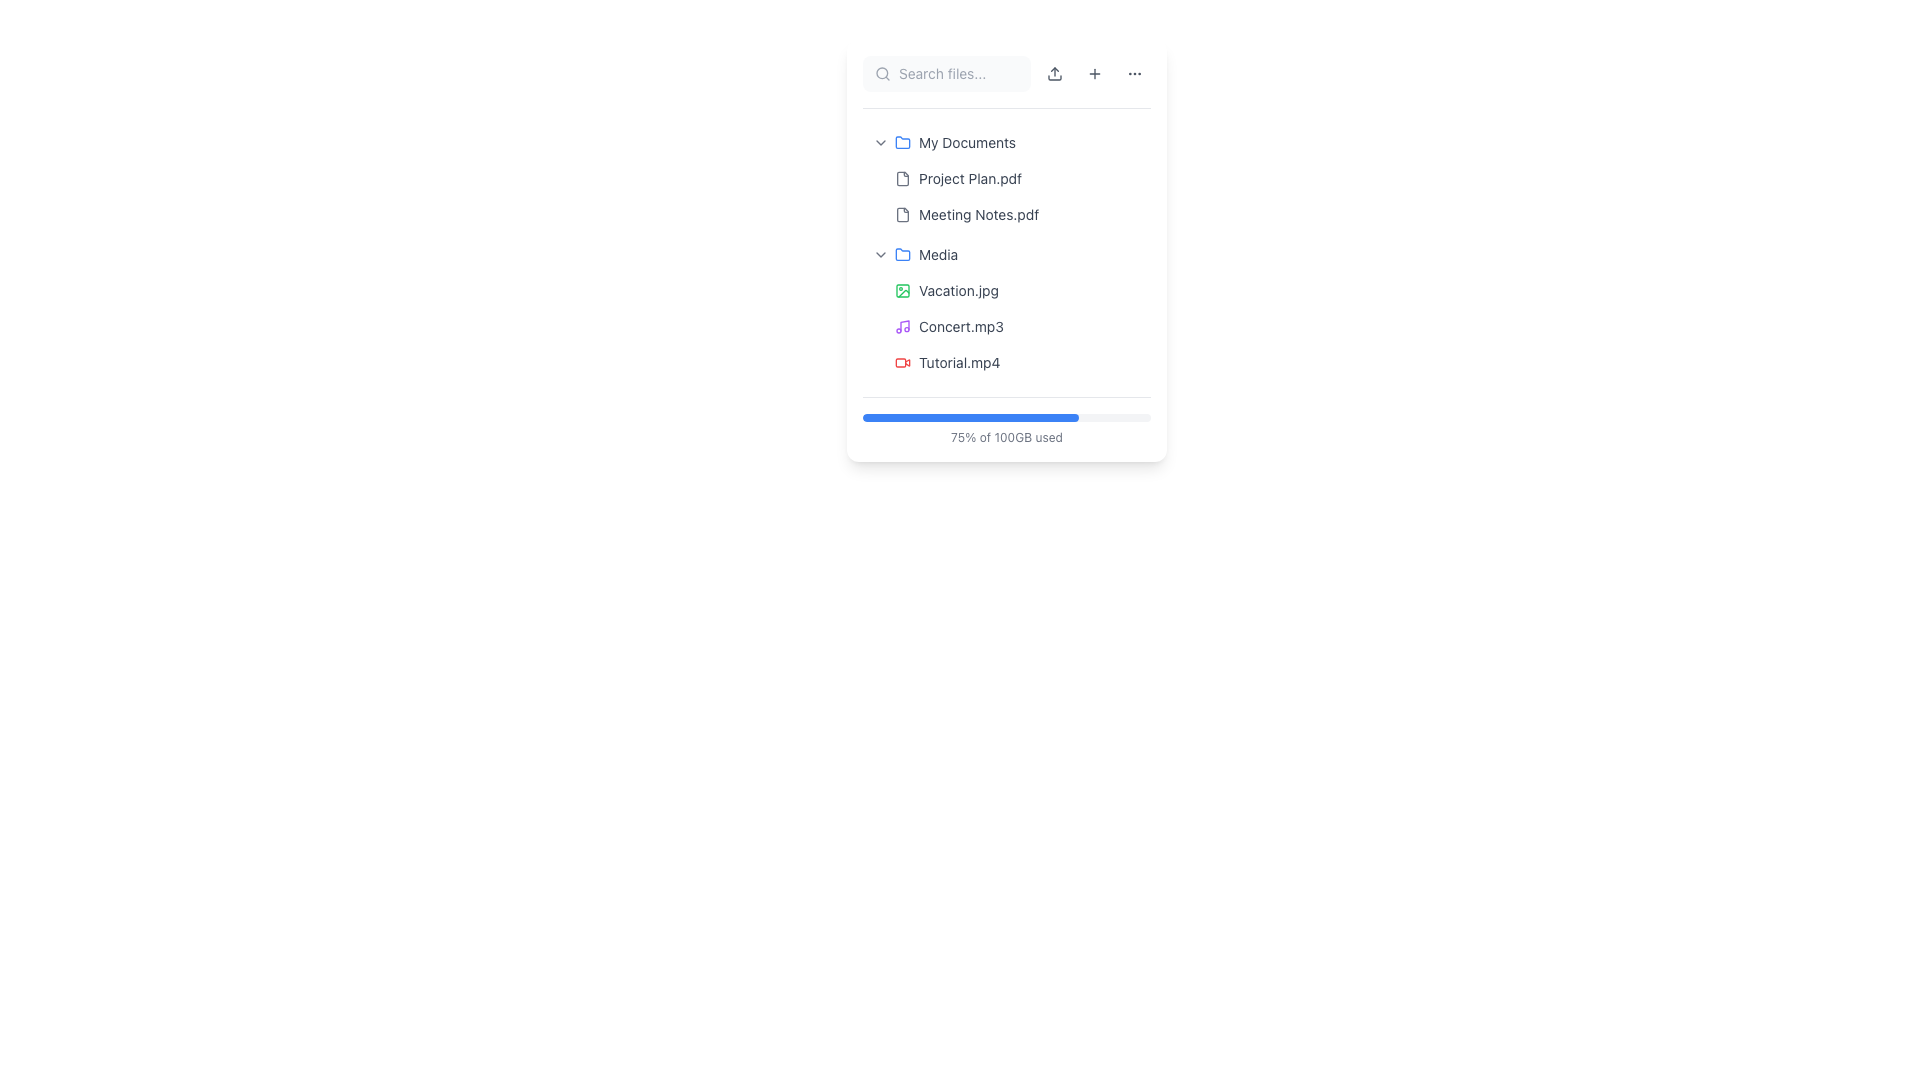 The image size is (1920, 1080). Describe the element at coordinates (901, 215) in the screenshot. I see `the file icon representing 'Meeting Notes.pdf', which is styled with a gray outline and is positioned to the far left of the file name in a vertical list of files` at that location.